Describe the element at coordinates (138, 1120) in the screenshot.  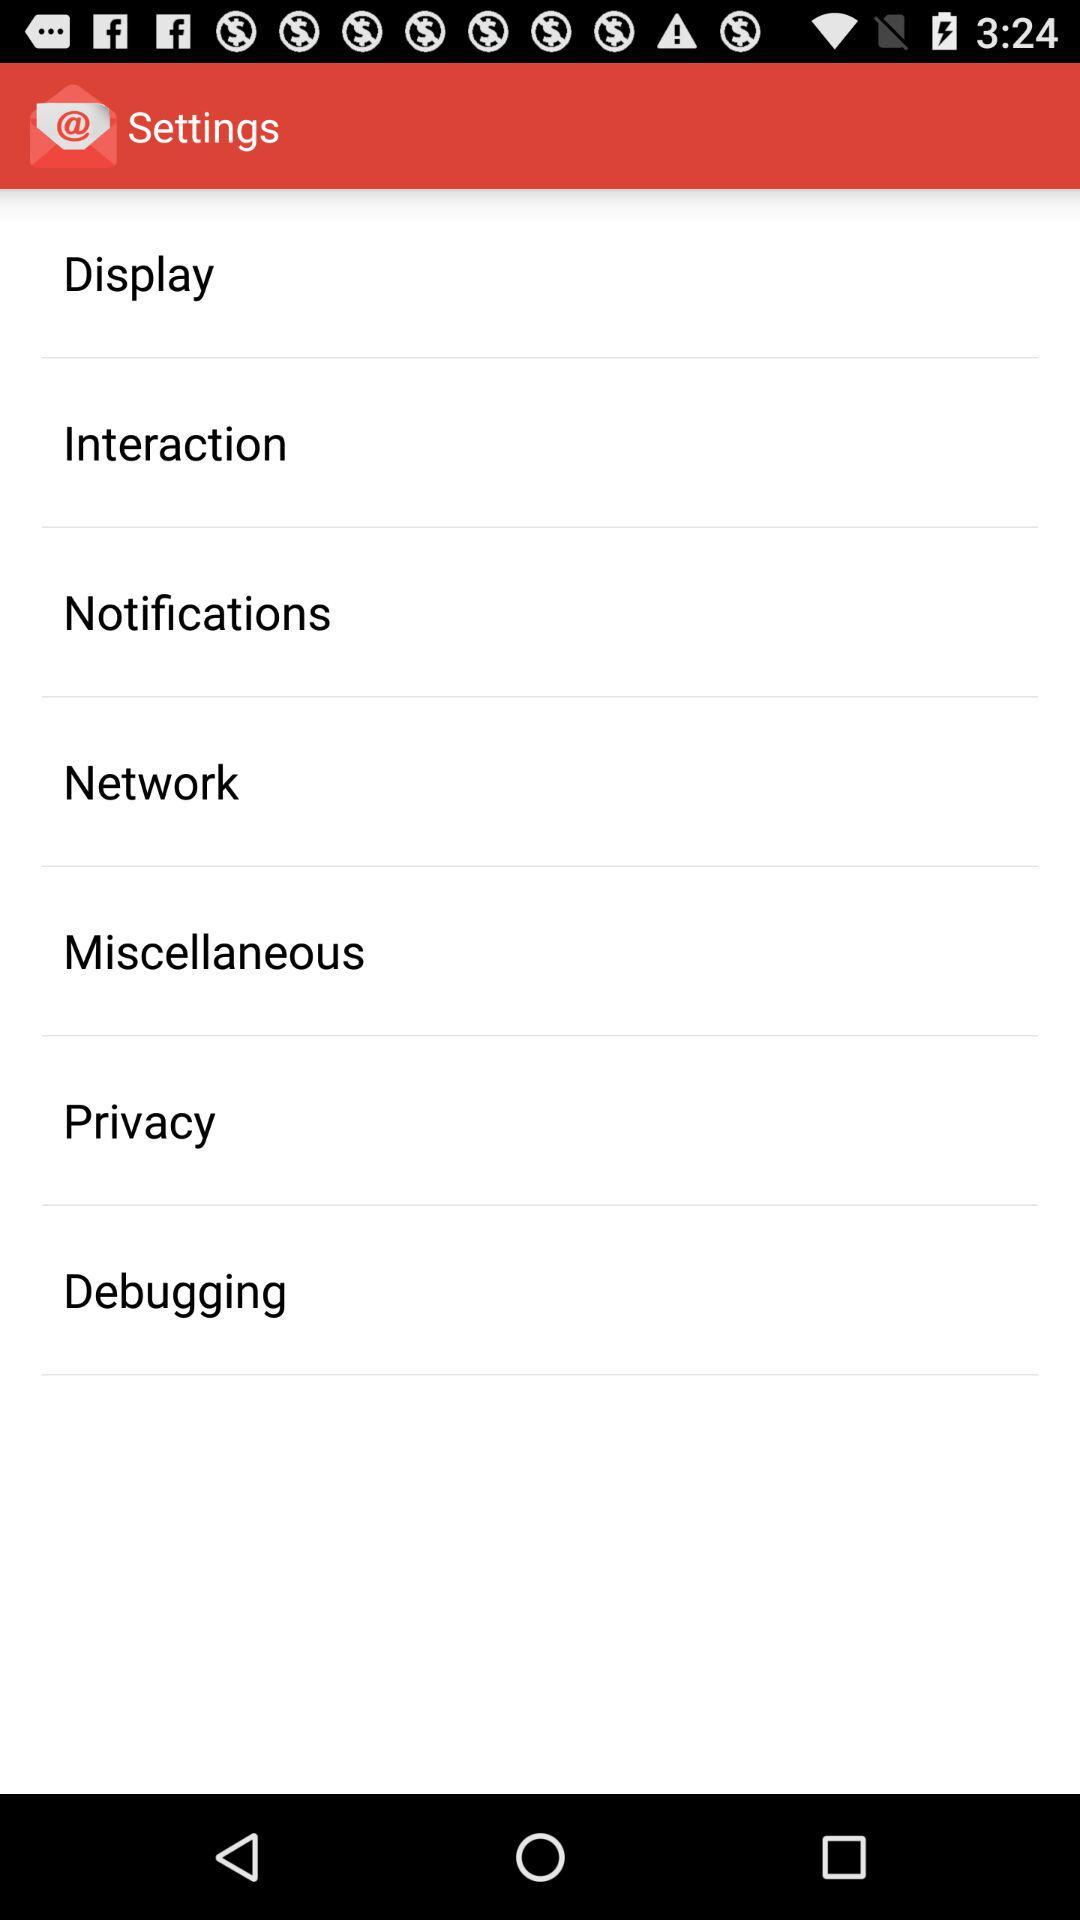
I see `the app above the debugging icon` at that location.